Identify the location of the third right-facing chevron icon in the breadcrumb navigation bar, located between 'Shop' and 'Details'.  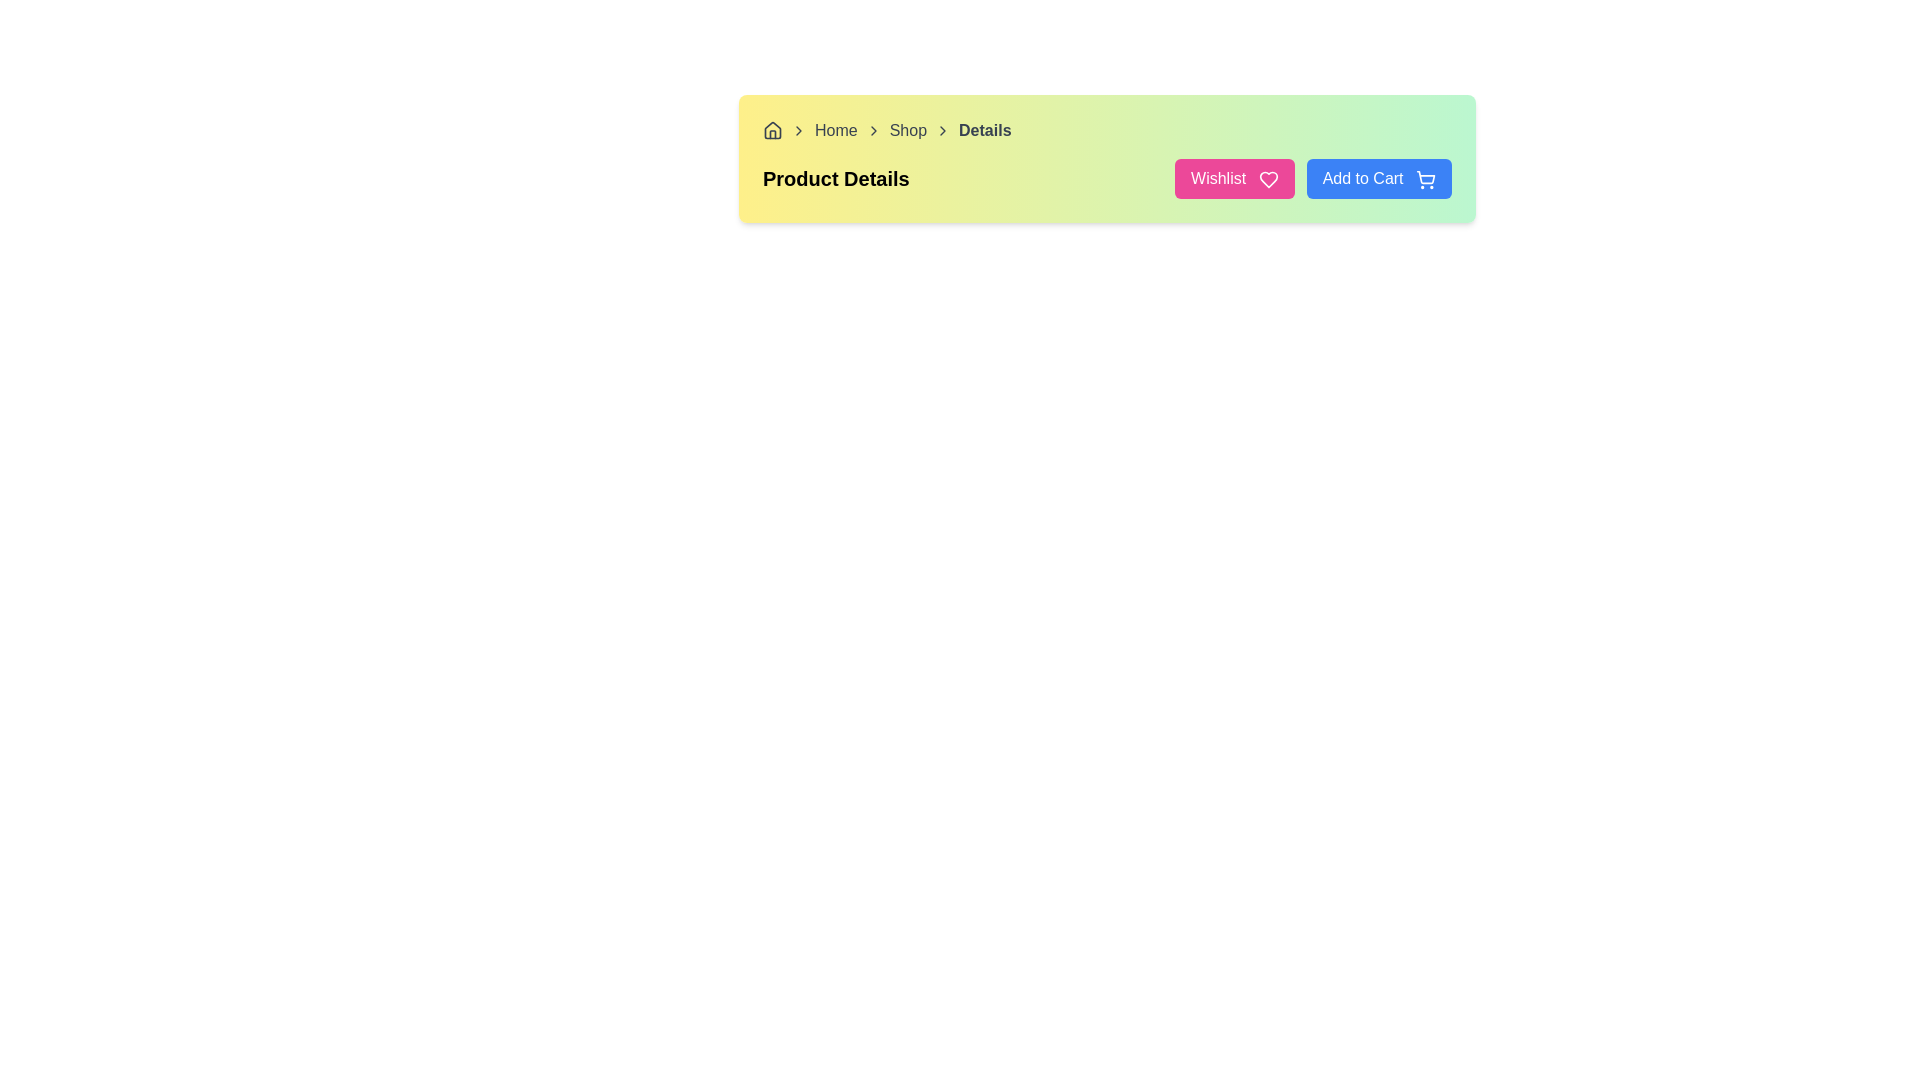
(942, 131).